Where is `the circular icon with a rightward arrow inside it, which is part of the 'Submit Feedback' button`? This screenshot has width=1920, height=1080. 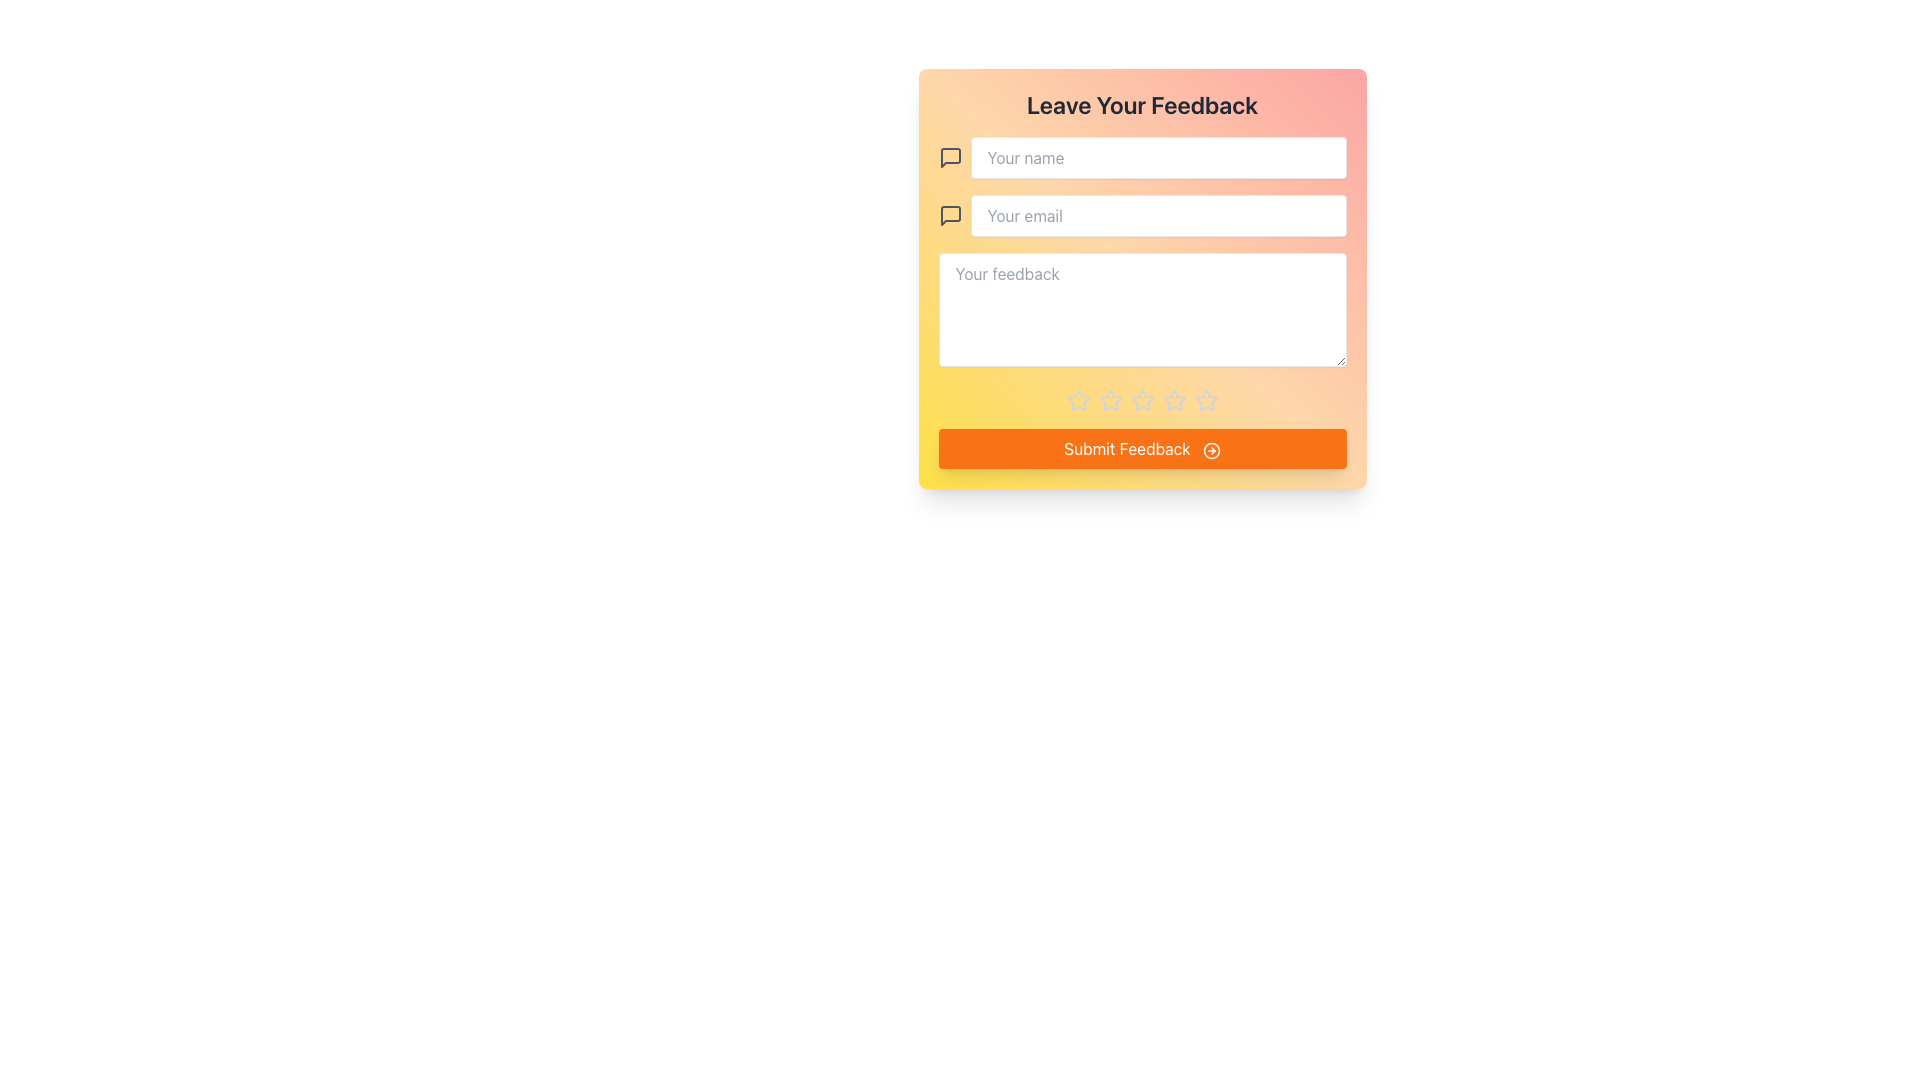
the circular icon with a rightward arrow inside it, which is part of the 'Submit Feedback' button is located at coordinates (1210, 450).